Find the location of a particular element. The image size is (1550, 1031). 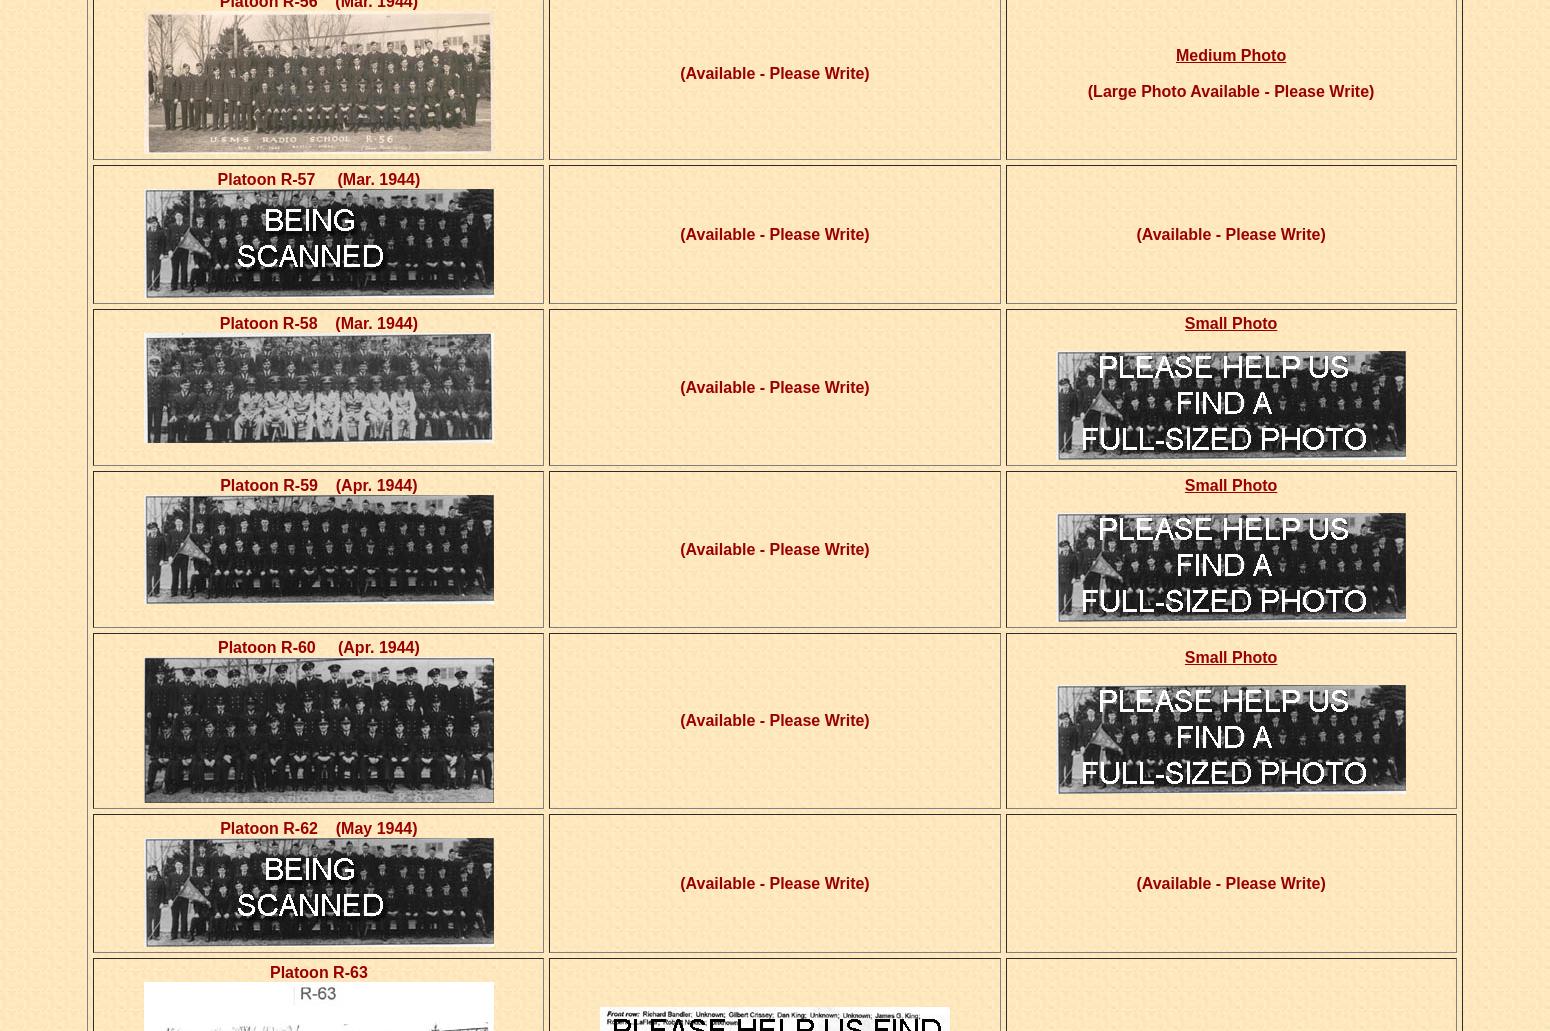

'(Large Photo Available - Please 
                
                Write)' is located at coordinates (1230, 90).